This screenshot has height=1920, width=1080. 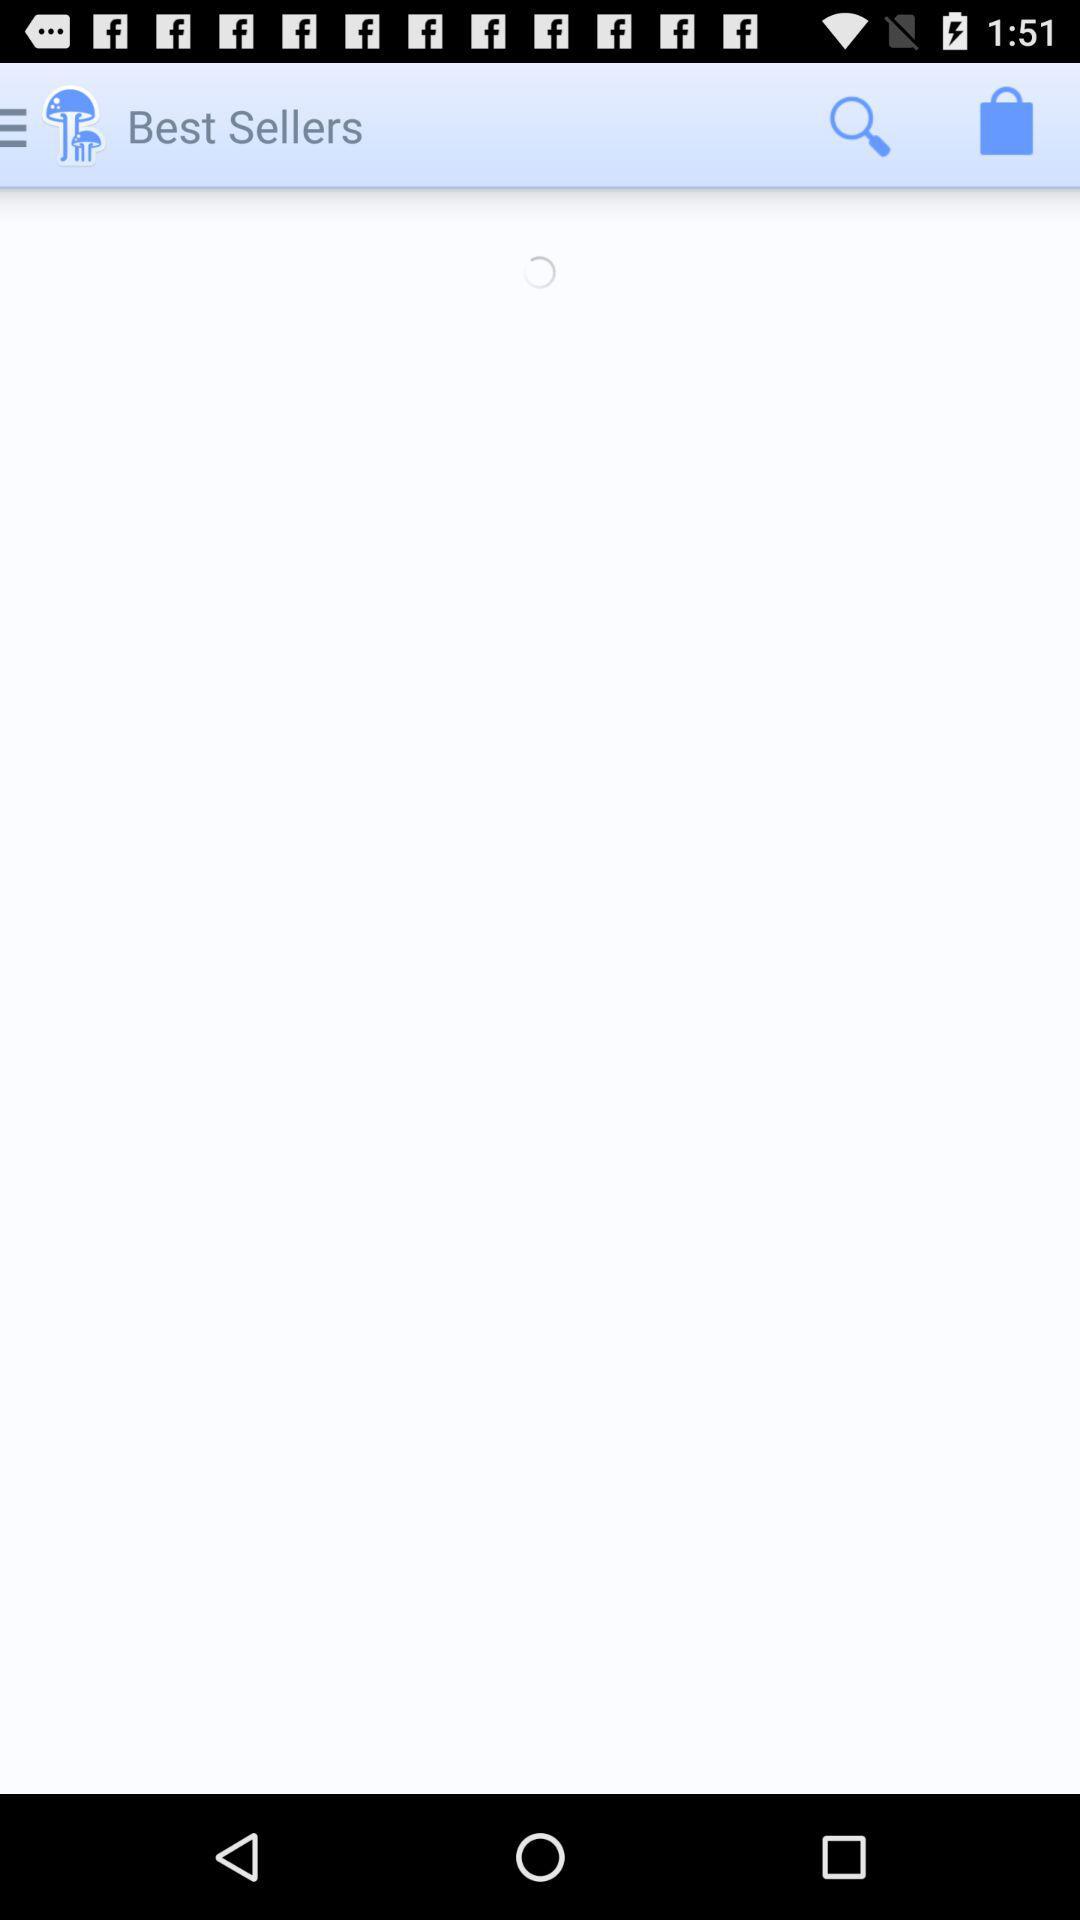 I want to click on the item at the top, so click(x=540, y=271).